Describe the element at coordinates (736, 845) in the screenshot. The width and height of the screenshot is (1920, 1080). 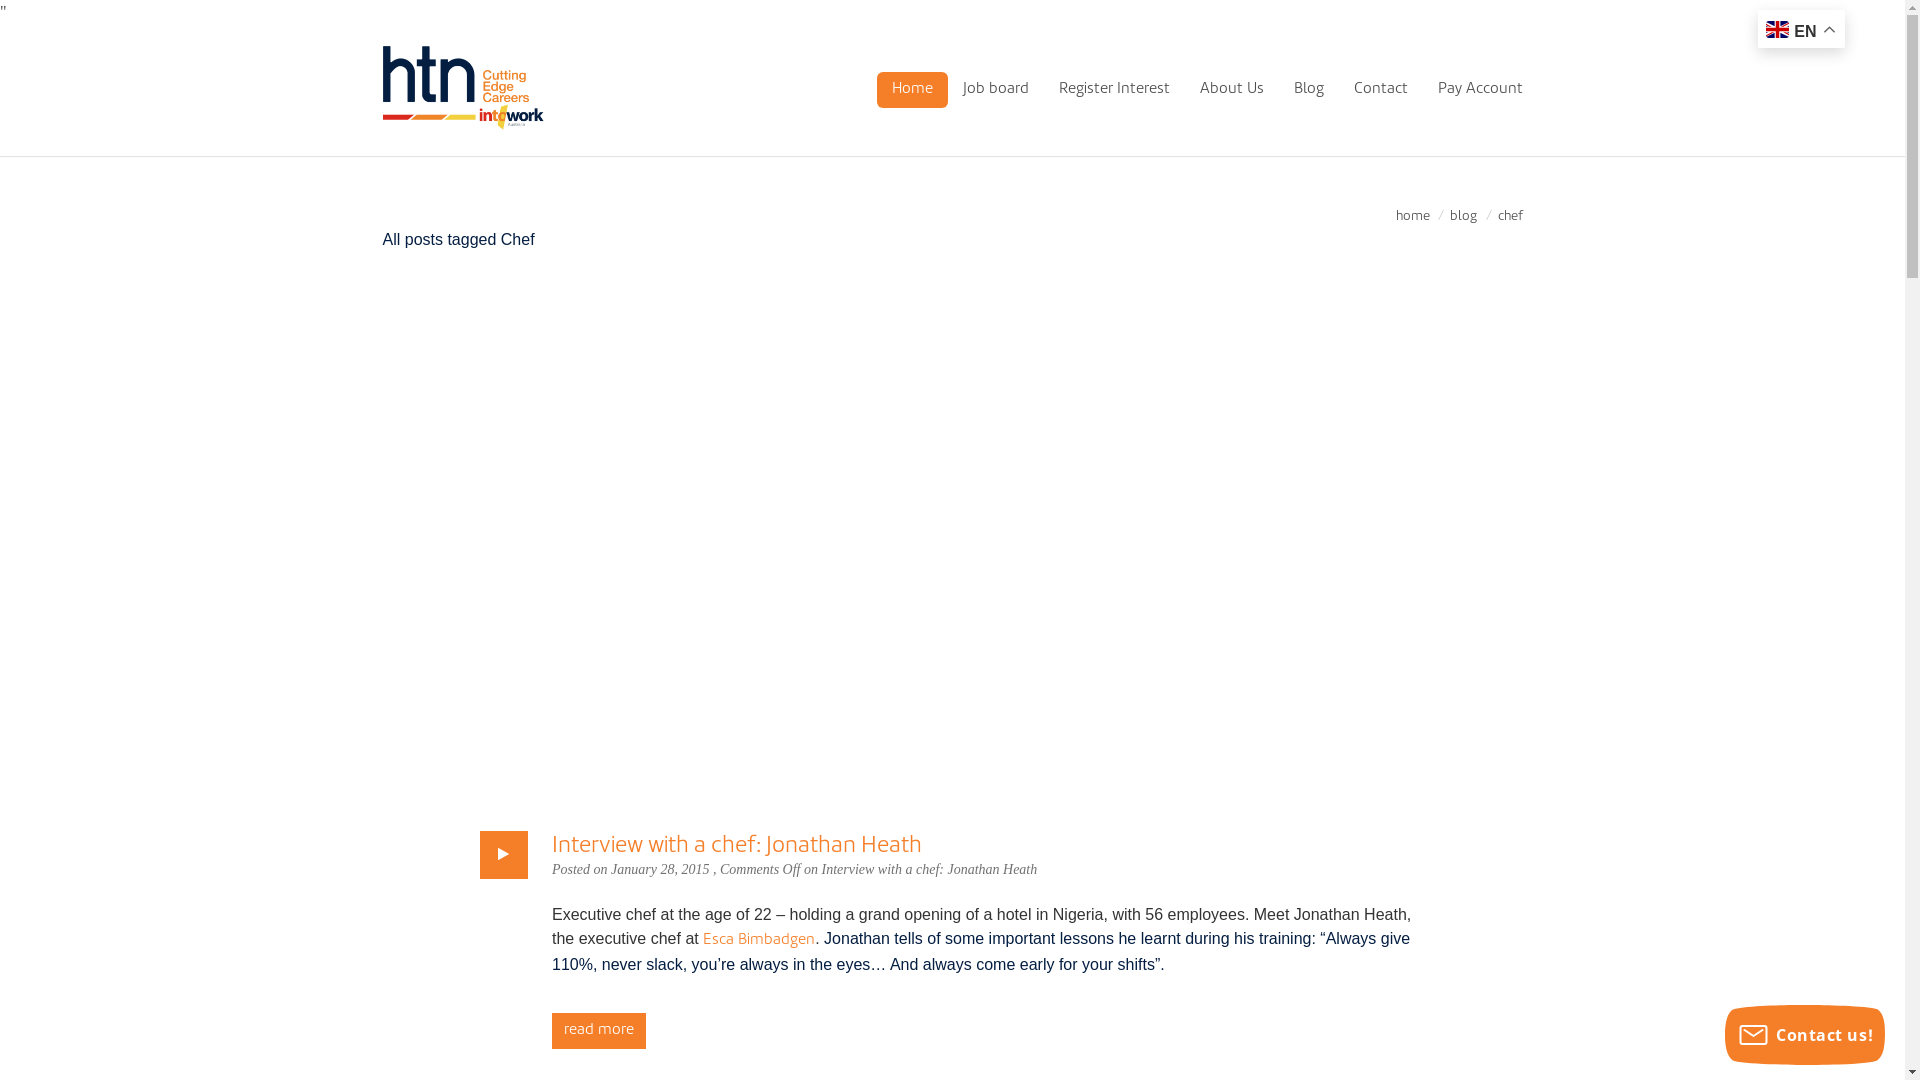
I see `'Interview with a chef: Jonathan Heath'` at that location.